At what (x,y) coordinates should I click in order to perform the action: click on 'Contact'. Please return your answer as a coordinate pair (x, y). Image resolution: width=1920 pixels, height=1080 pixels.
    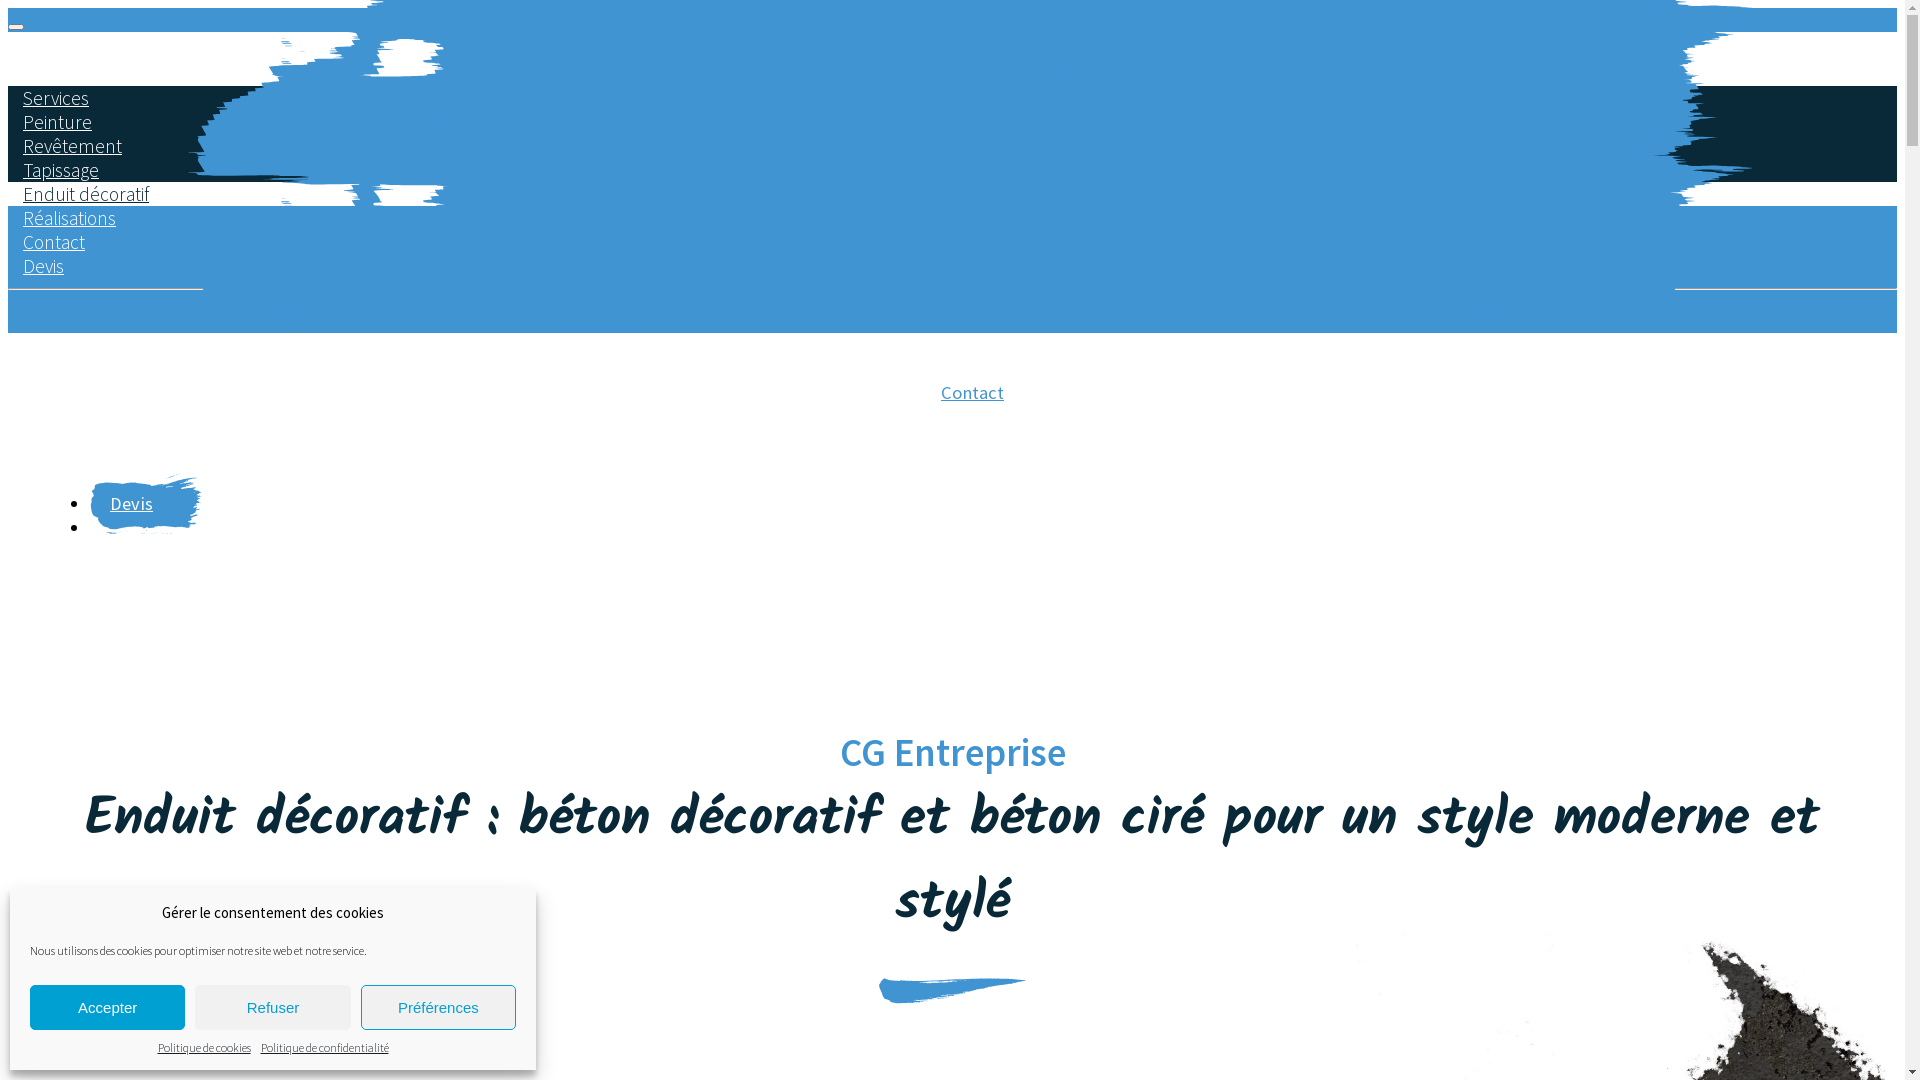
    Looking at the image, I should click on (972, 401).